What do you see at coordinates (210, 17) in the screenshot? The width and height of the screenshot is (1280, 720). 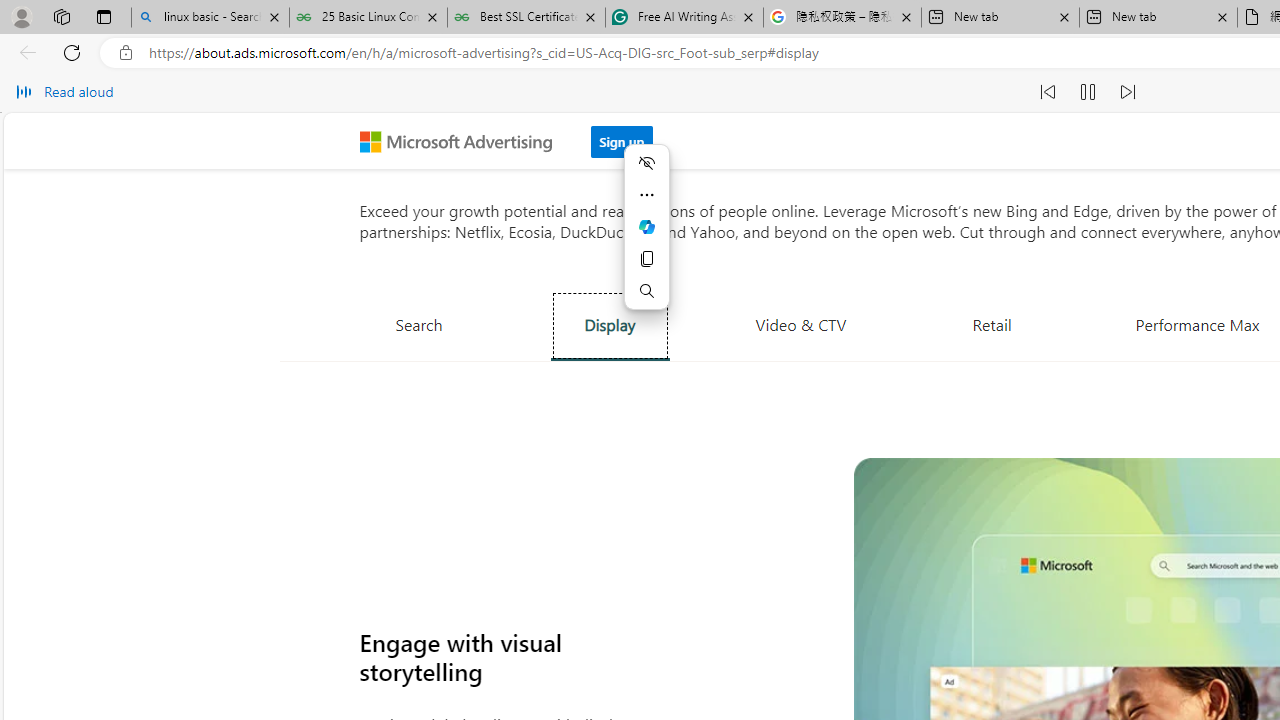 I see `'linux basic - Search'` at bounding box center [210, 17].